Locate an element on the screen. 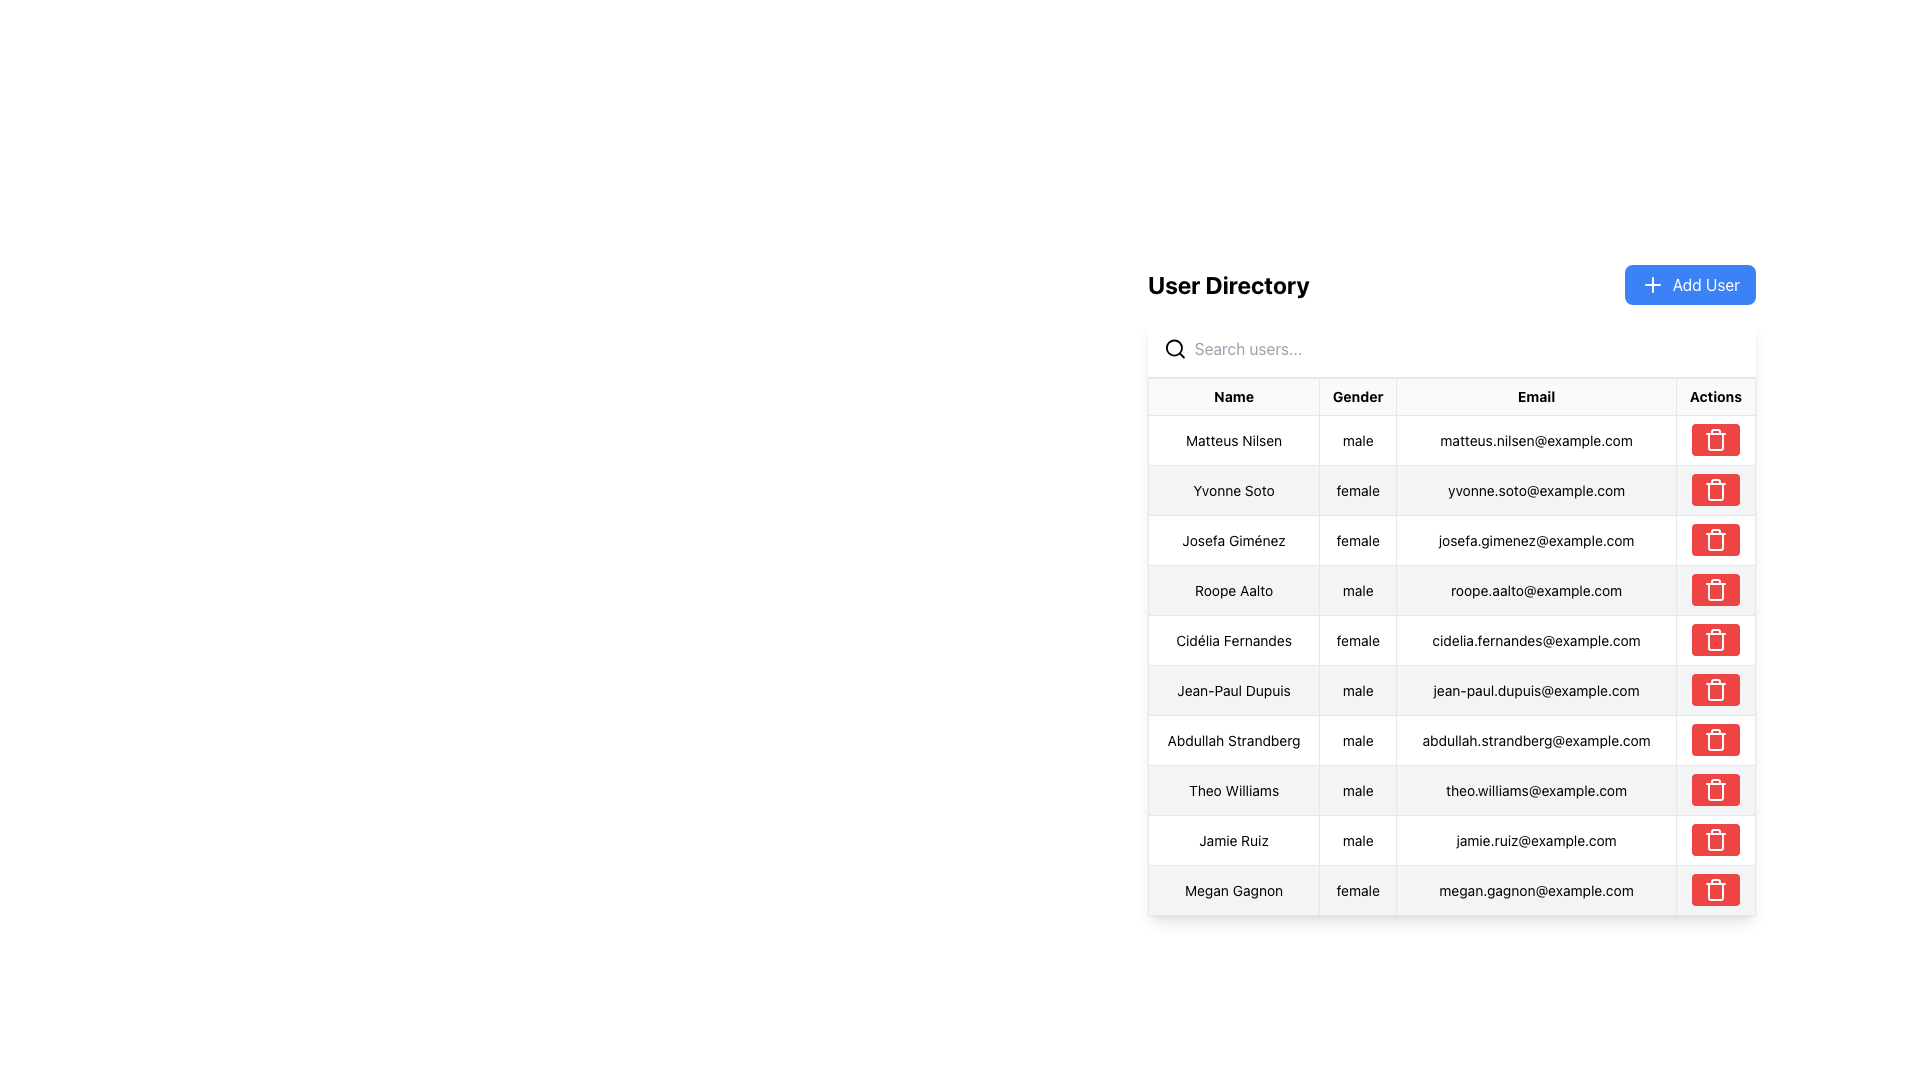 Image resolution: width=1920 pixels, height=1080 pixels. the table cell displaying 'male' in the 'Gender' column, associated with 'Jean-Paul Dupuis' is located at coordinates (1358, 689).